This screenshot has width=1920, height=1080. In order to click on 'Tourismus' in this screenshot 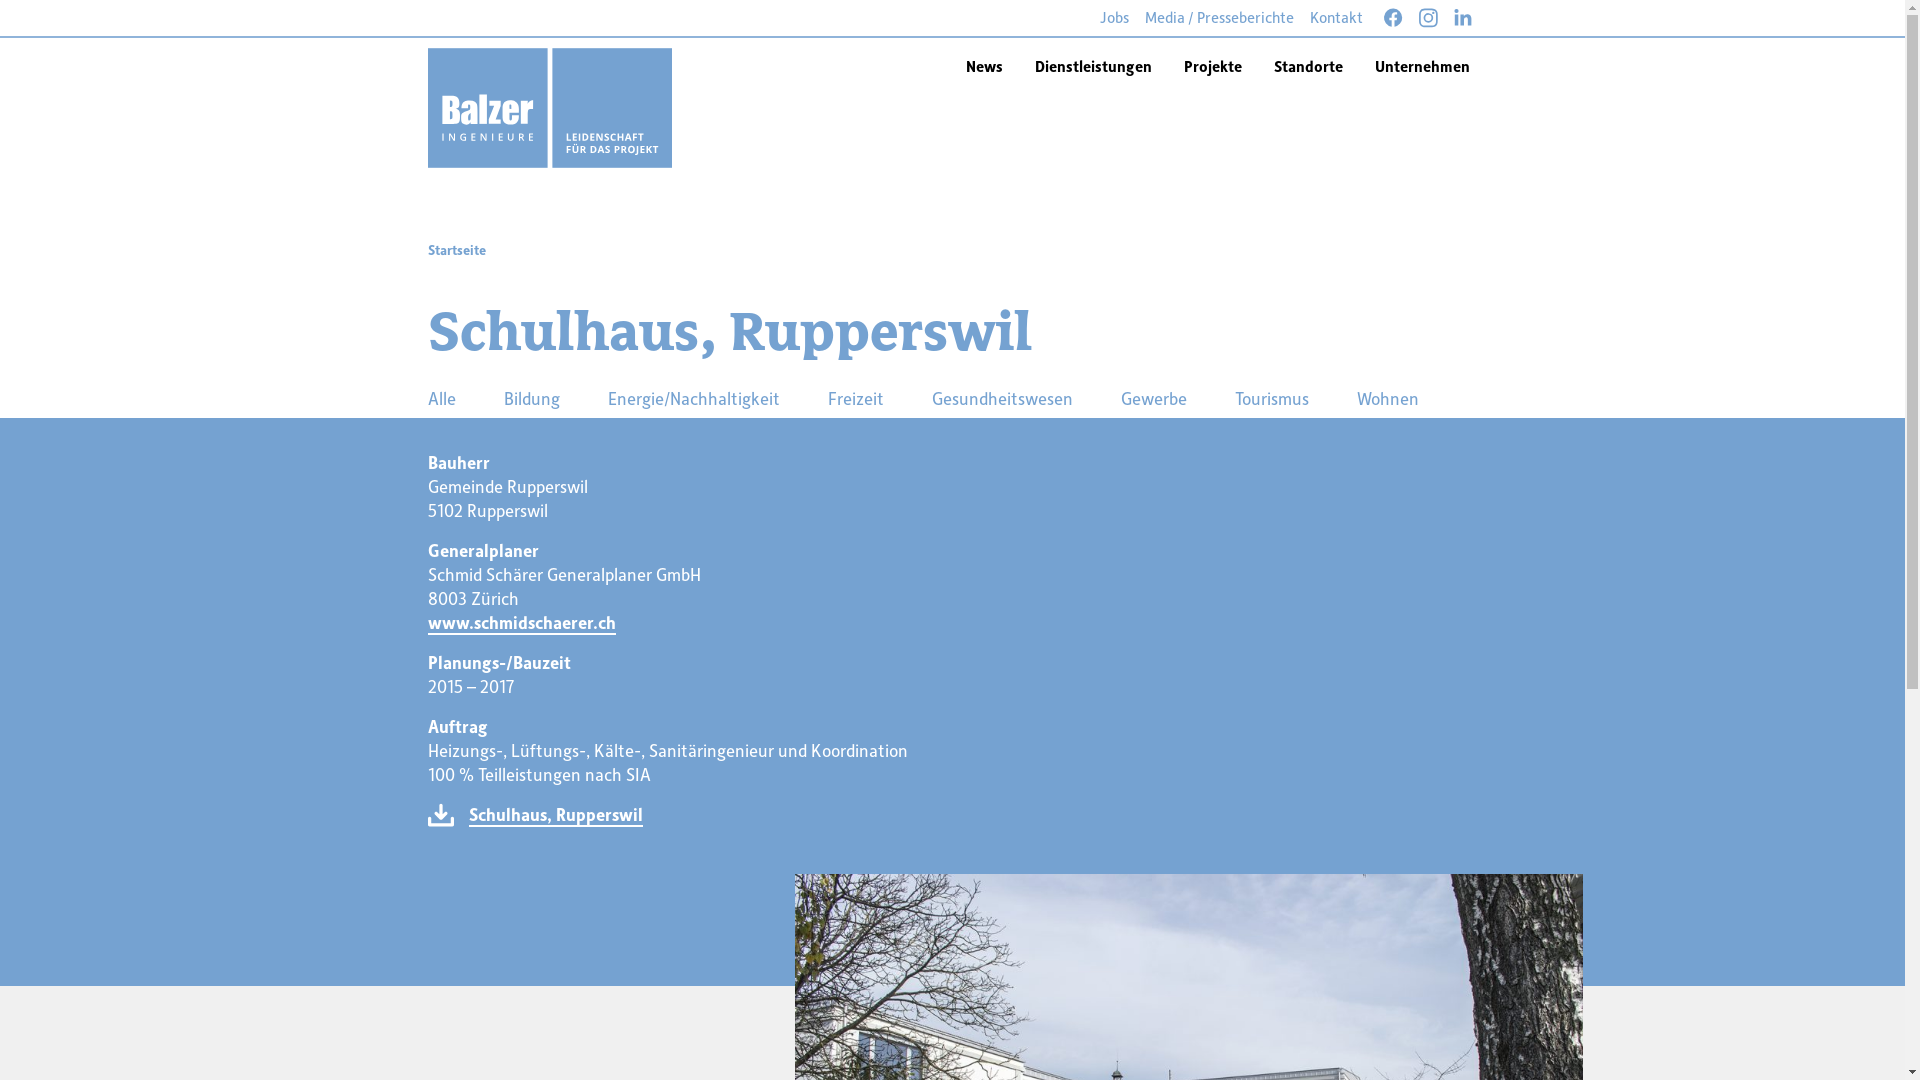, I will do `click(1270, 397)`.